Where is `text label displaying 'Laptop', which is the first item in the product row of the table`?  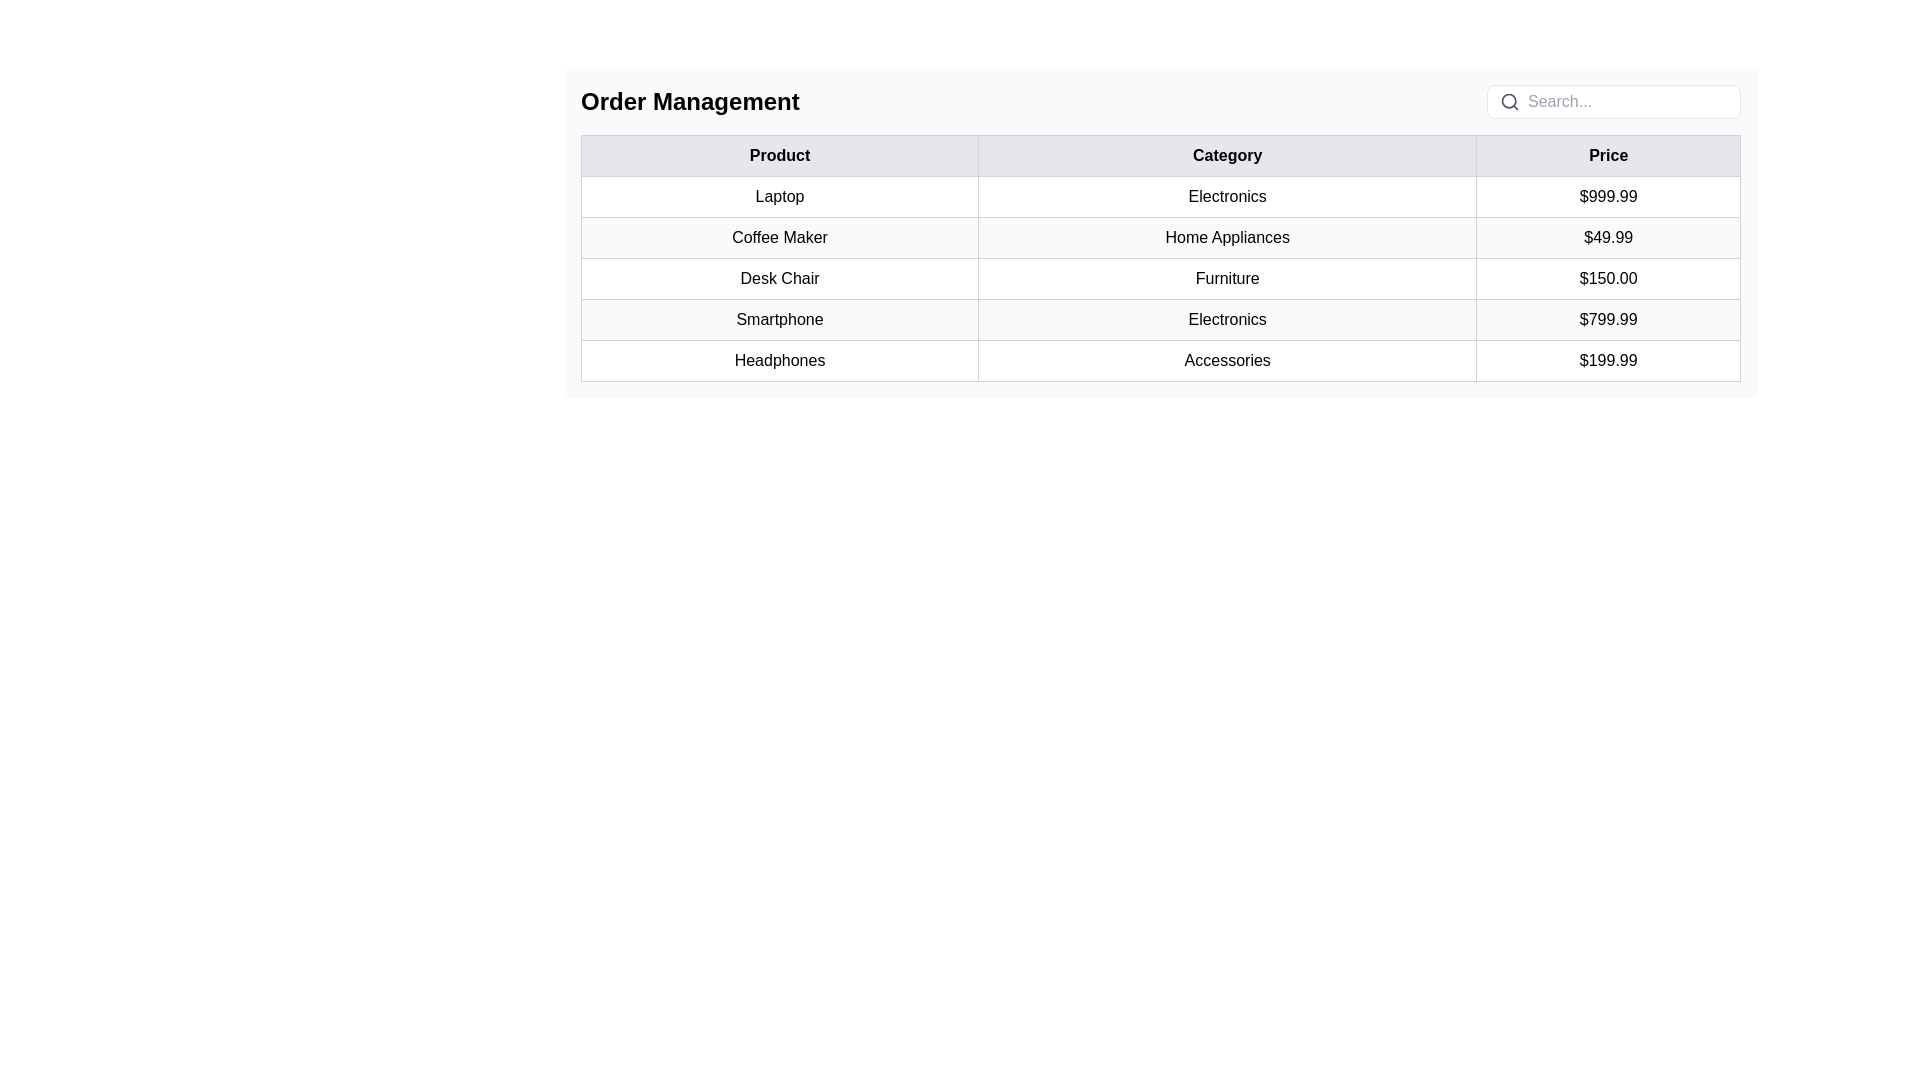
text label displaying 'Laptop', which is the first item in the product row of the table is located at coordinates (779, 196).